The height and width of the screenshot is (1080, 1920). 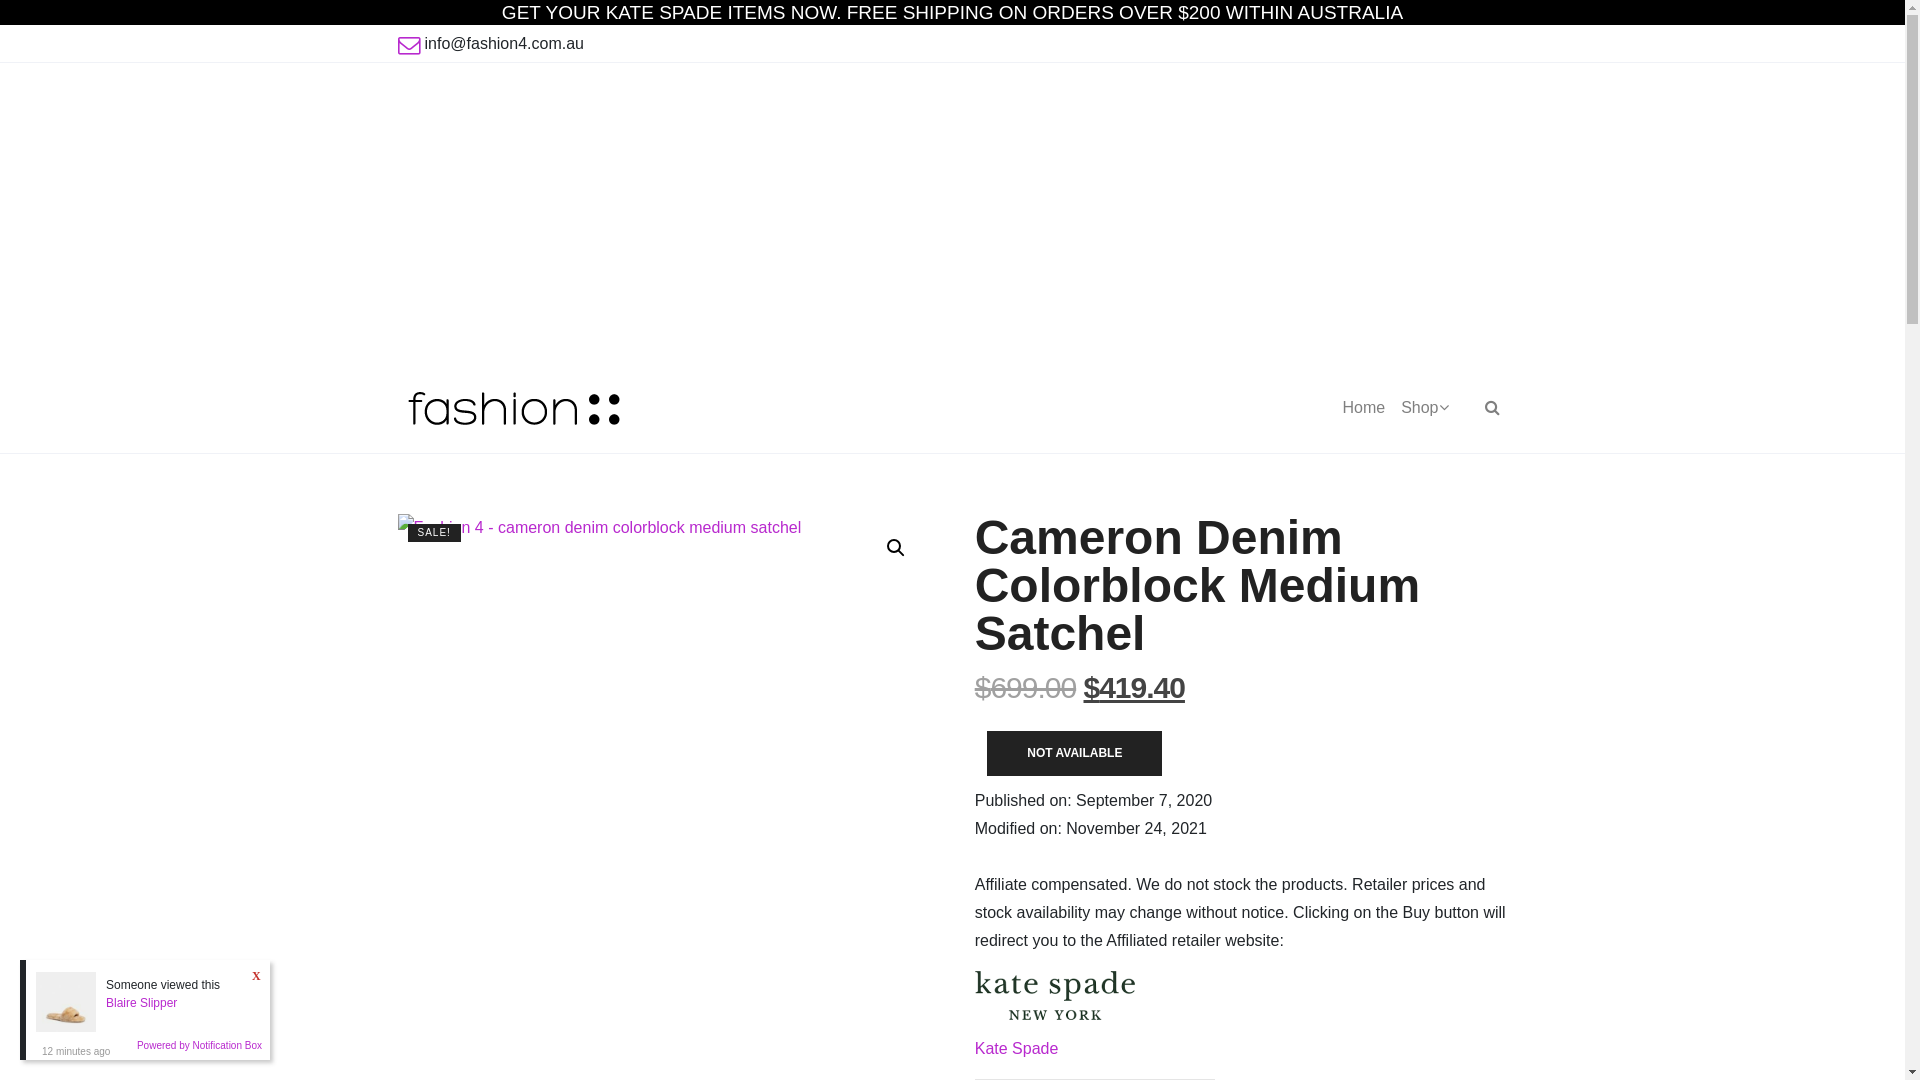 What do you see at coordinates (974, 1021) in the screenshot?
I see `'Kate Spade'` at bounding box center [974, 1021].